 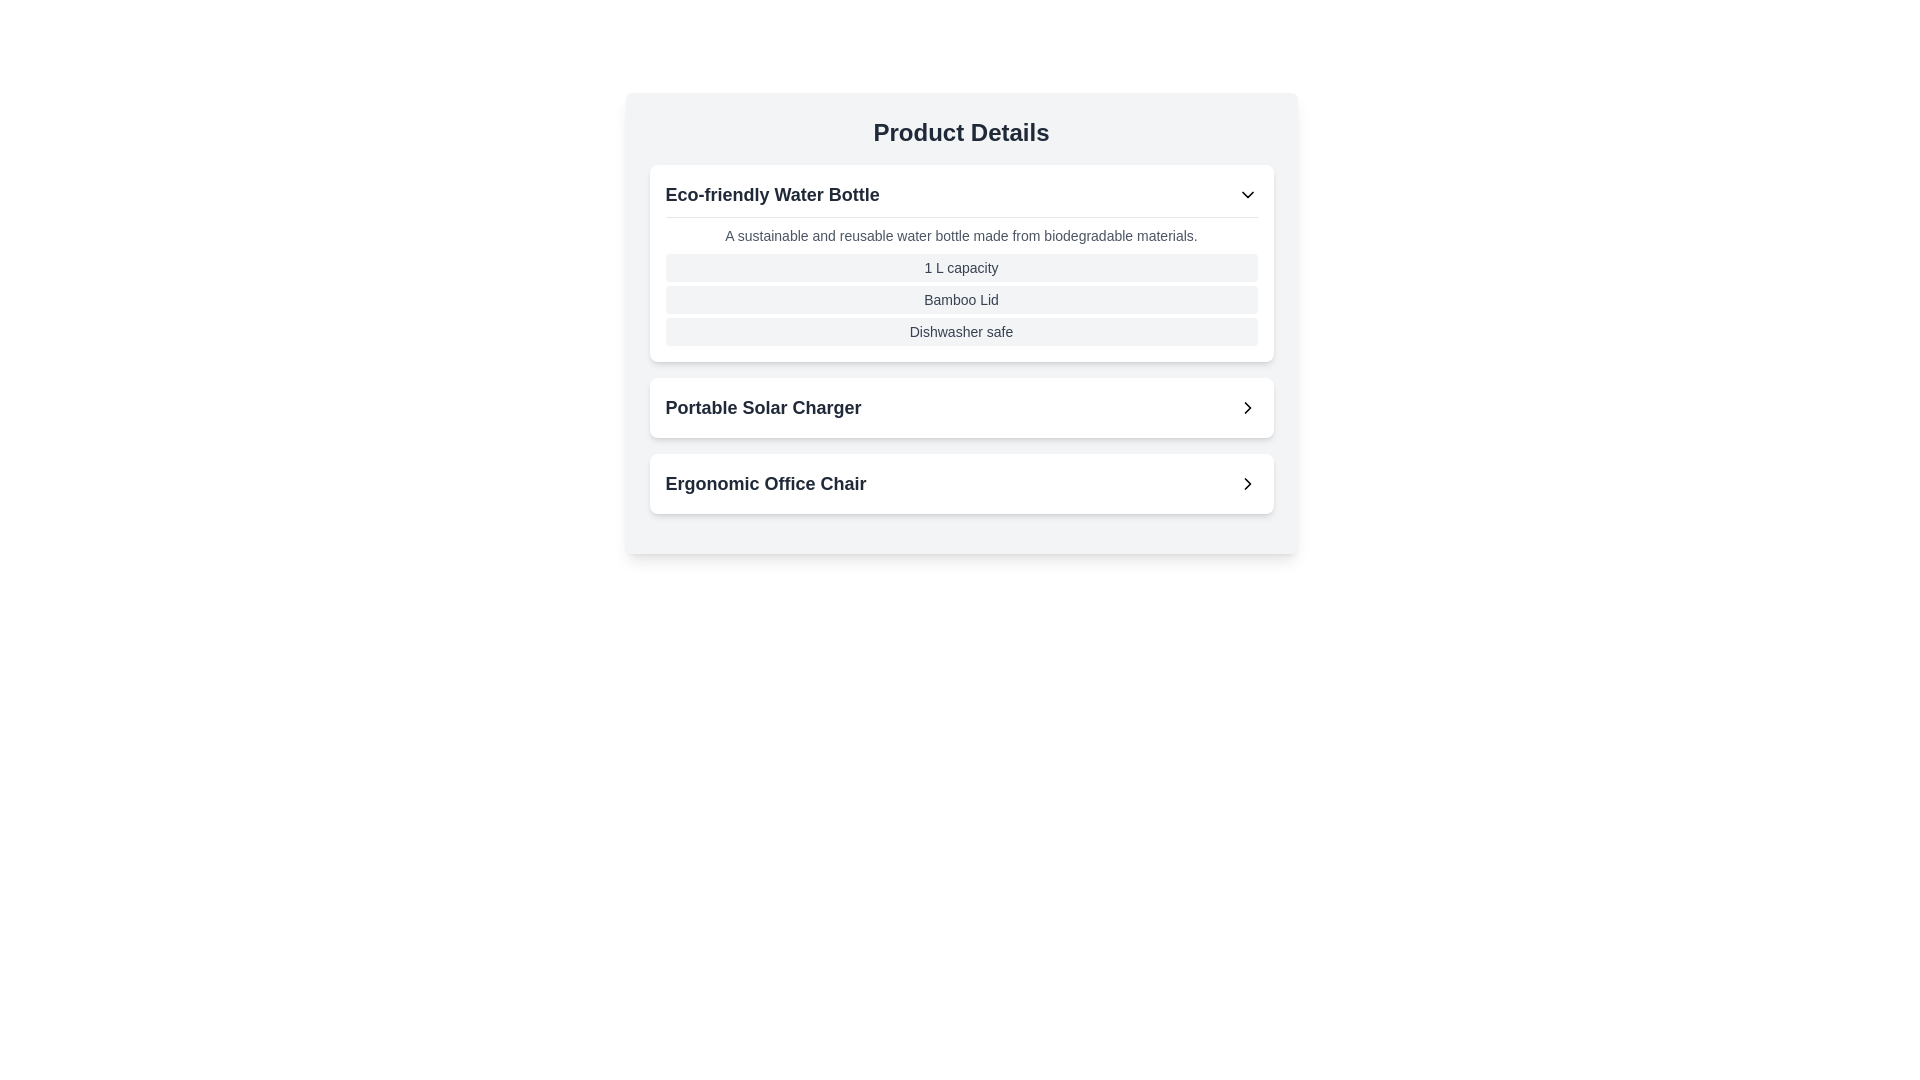 I want to click on the non-interactive label displaying the title 'Portable Solar Charger' in the 'Product Details' section, located in the second decorative row, so click(x=762, y=407).